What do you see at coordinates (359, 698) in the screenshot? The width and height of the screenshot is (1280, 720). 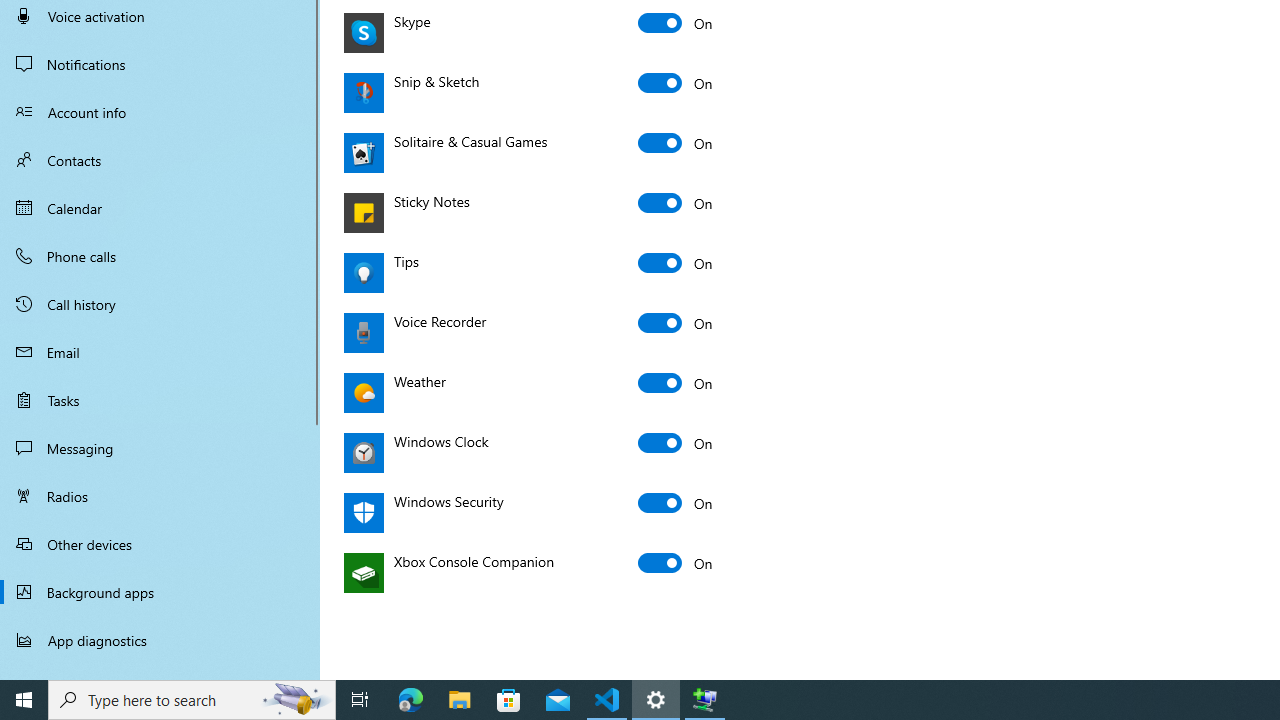 I see `'Task View'` at bounding box center [359, 698].